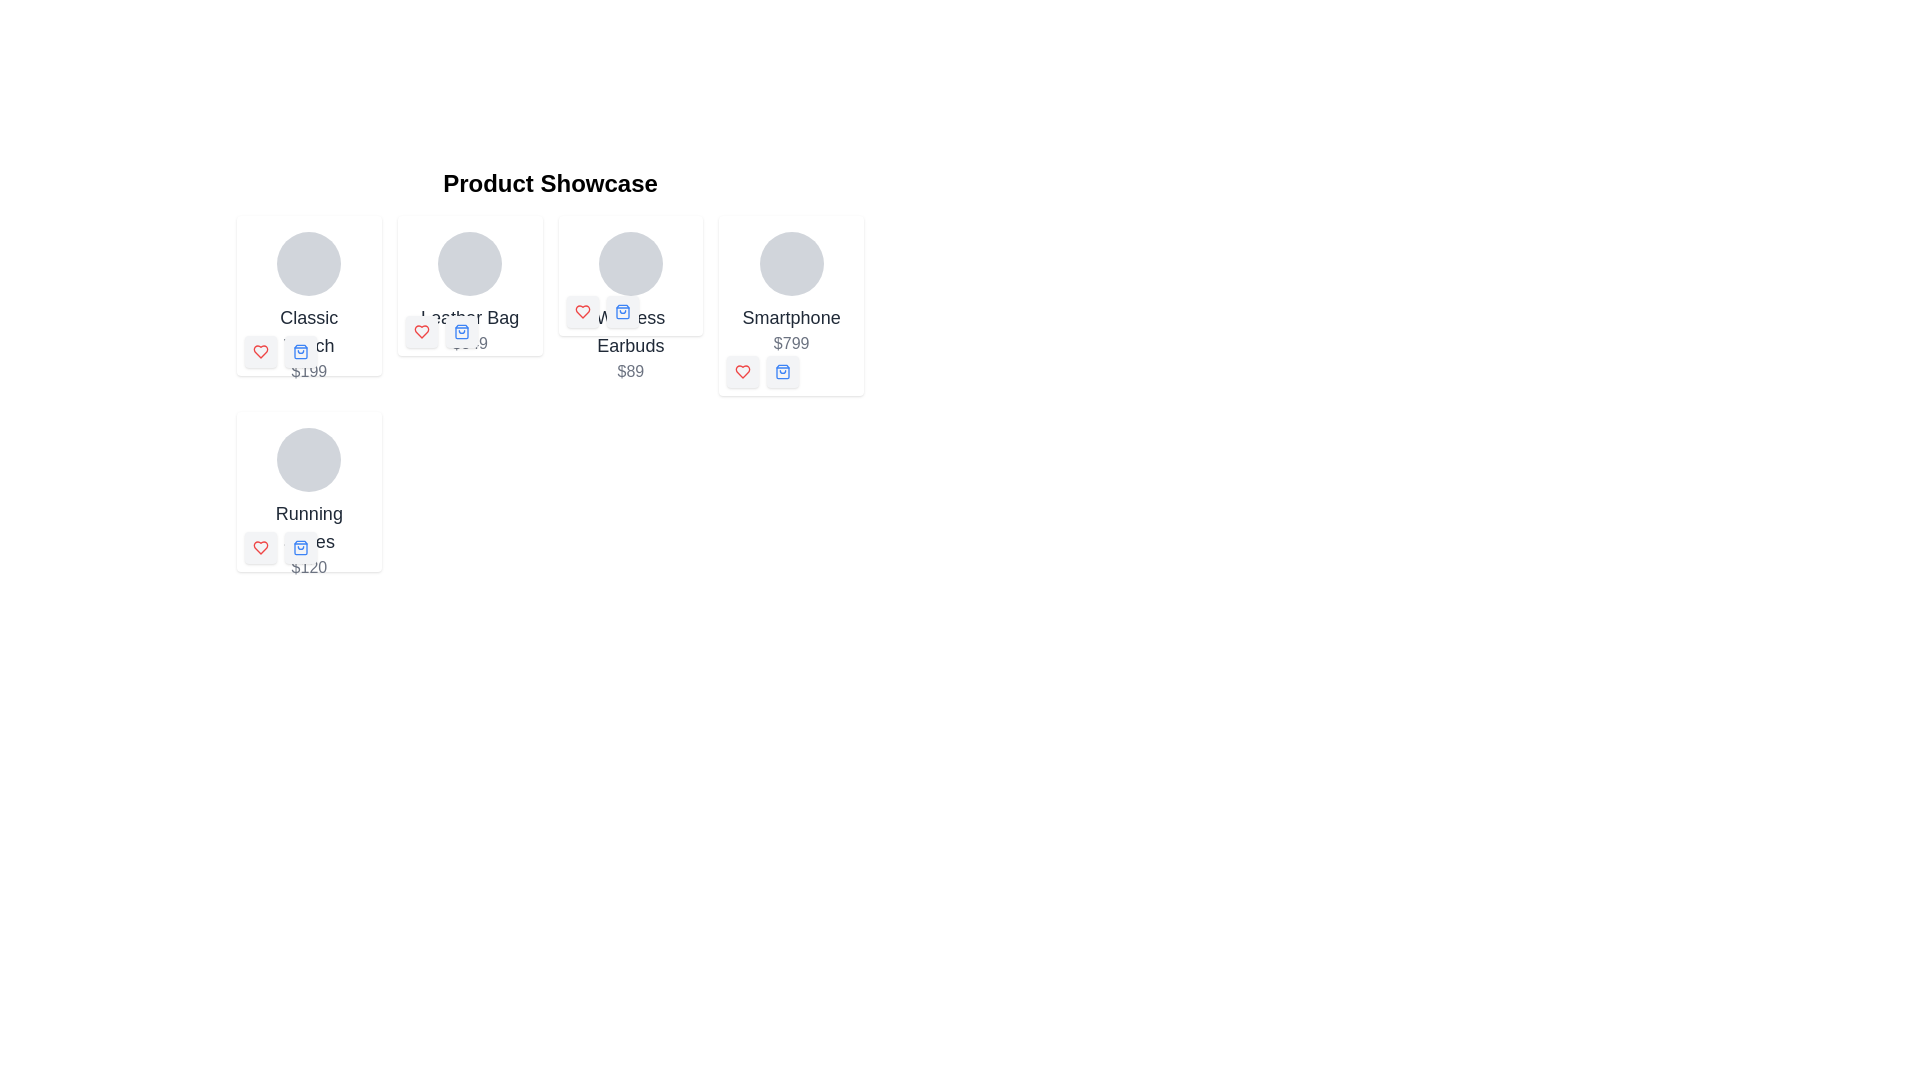 The image size is (1920, 1080). I want to click on the shopping bag icon in the dual icon group located at the bottom-left section of the 'Wireless Earbuds' product card, so click(601, 312).